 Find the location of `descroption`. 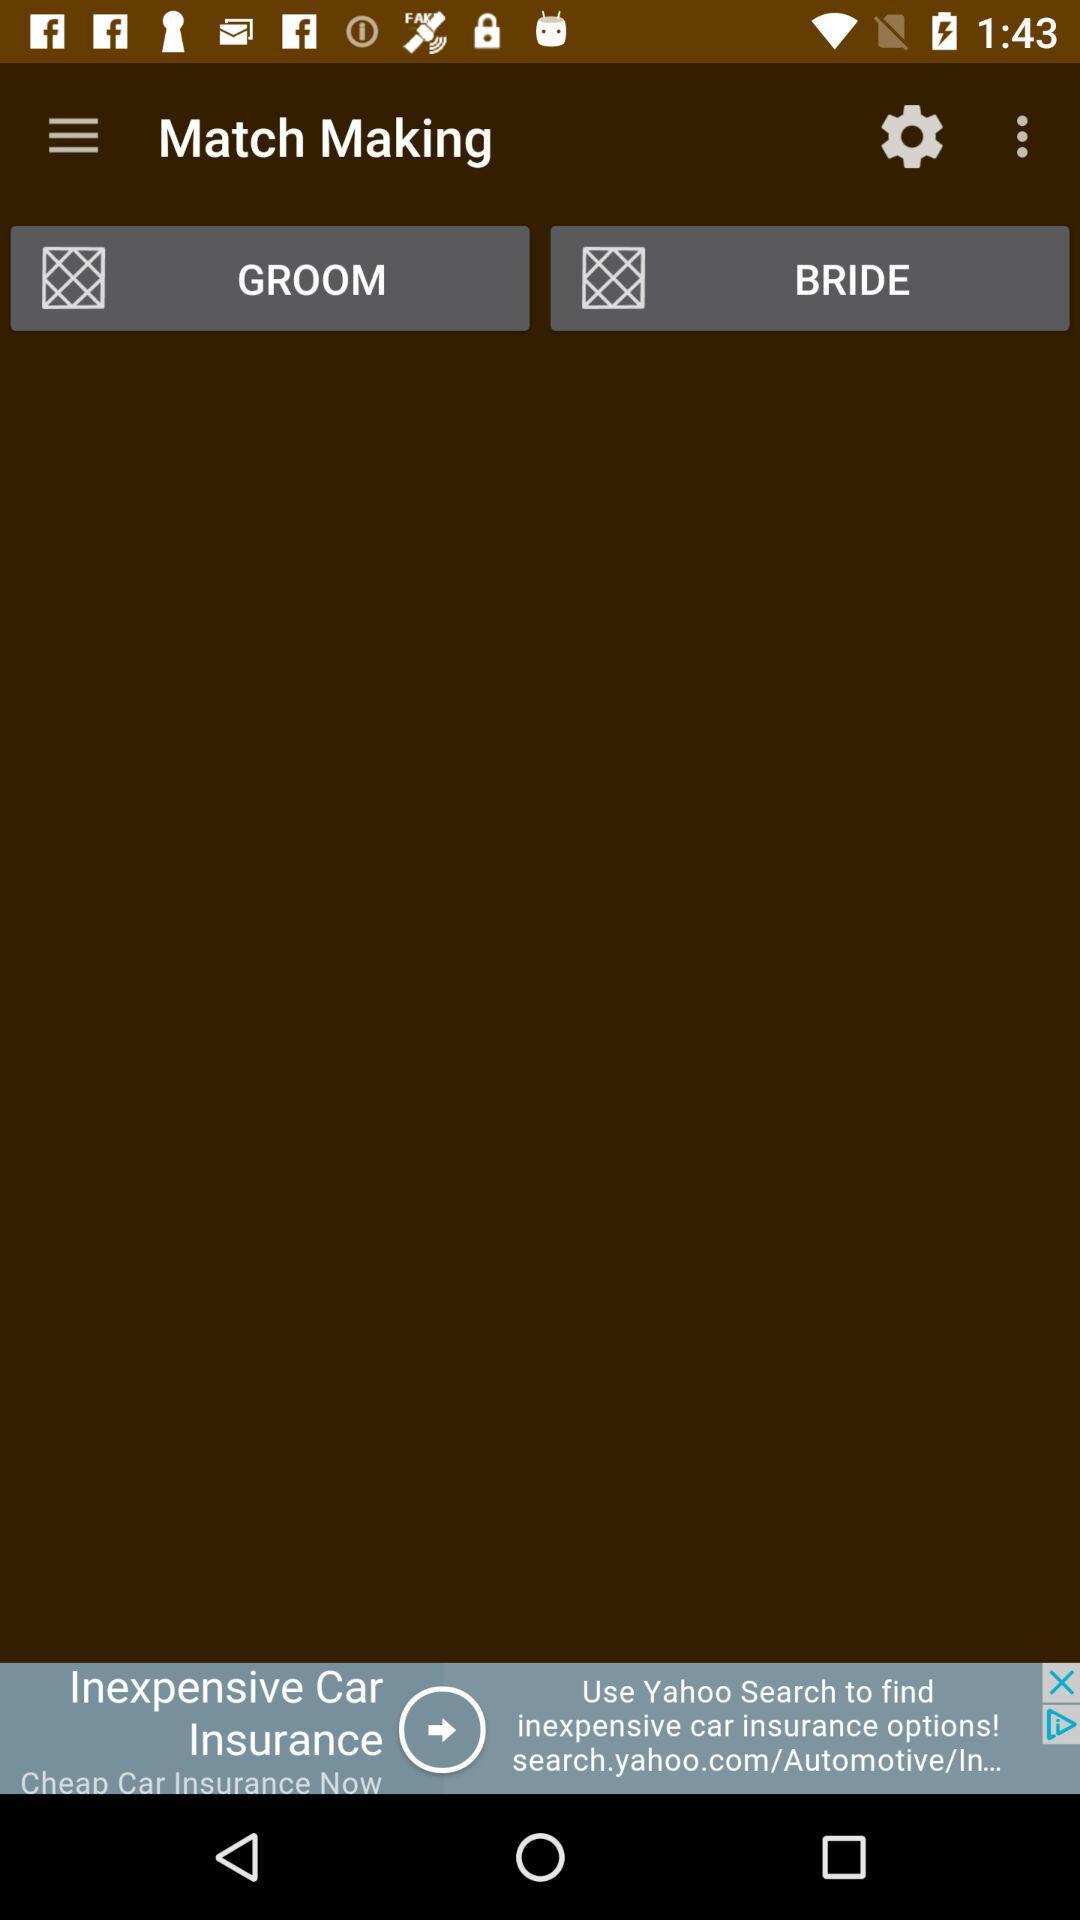

descroption is located at coordinates (540, 1004).